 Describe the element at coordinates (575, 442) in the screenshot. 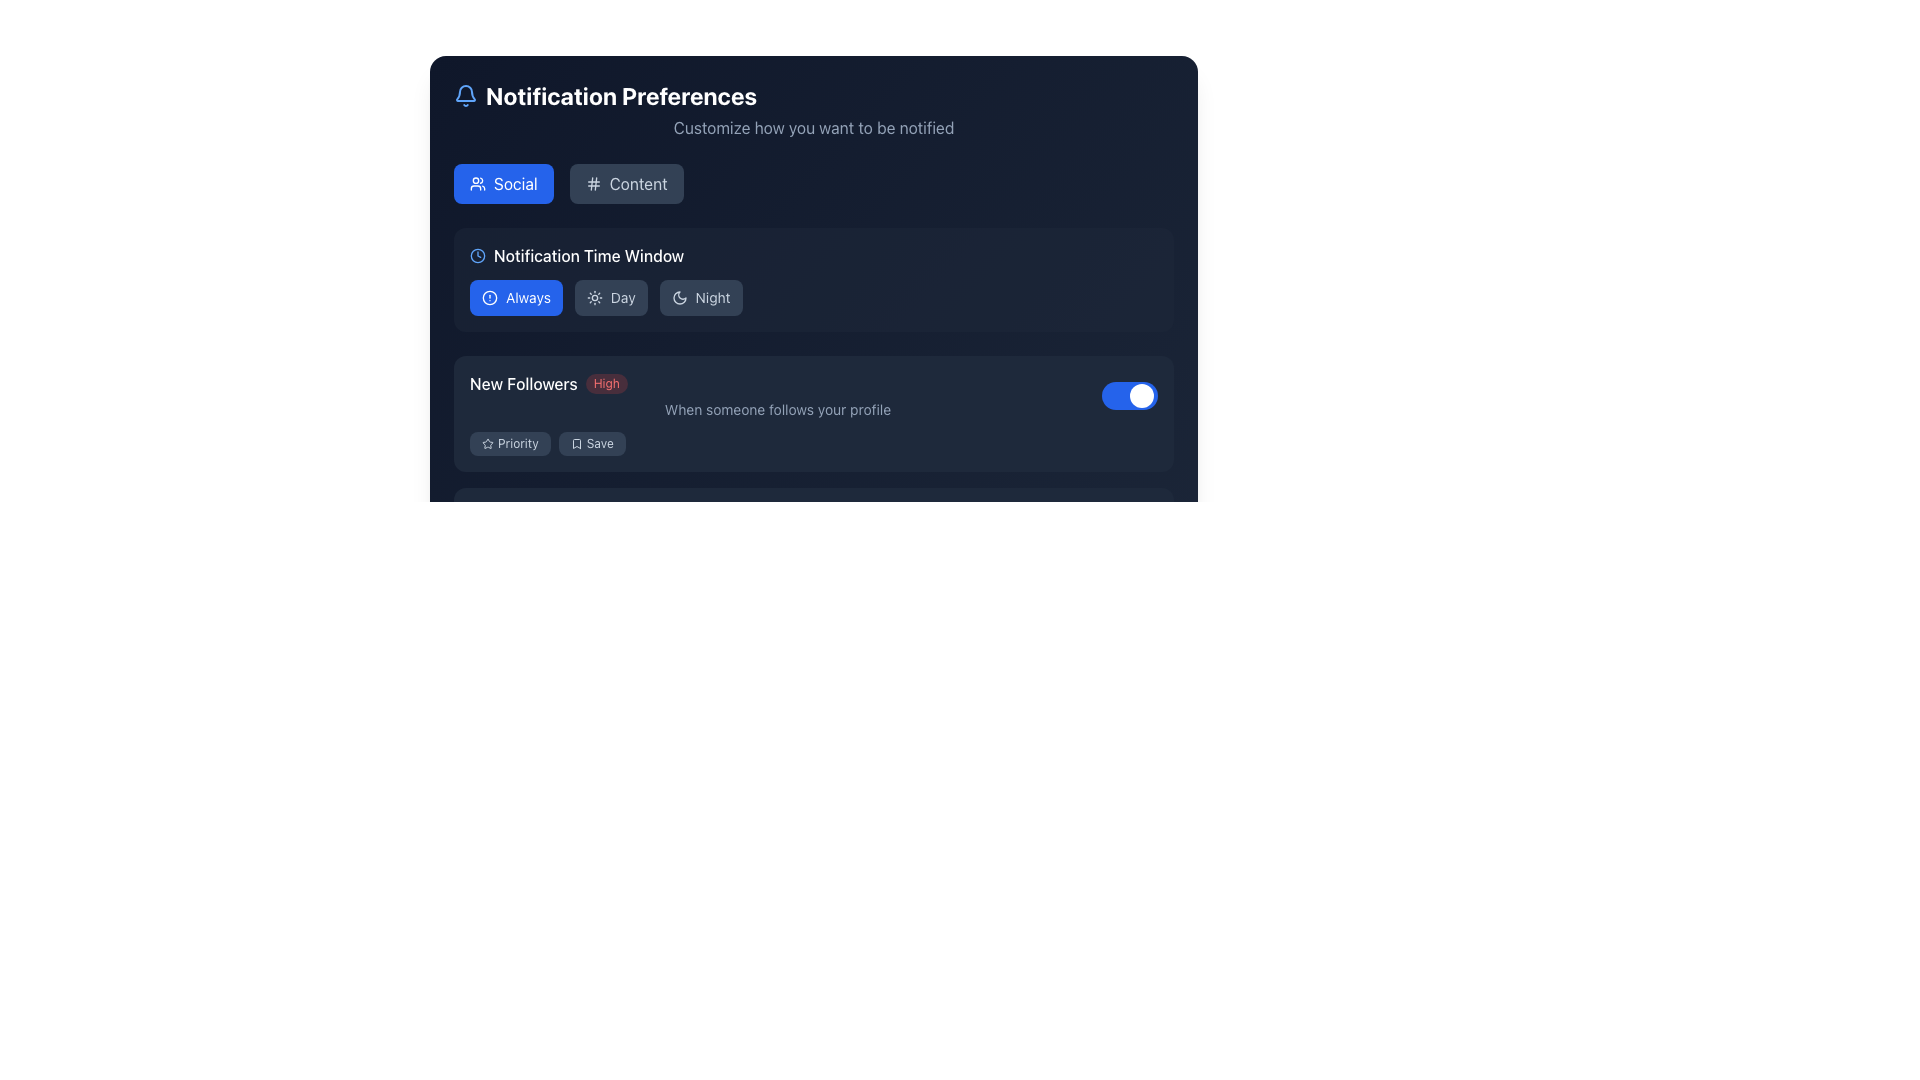

I see `the bookmark icon represented by an SVG graphic located within the 'Save' button at the bottom right of the 'New Followers' section` at that location.